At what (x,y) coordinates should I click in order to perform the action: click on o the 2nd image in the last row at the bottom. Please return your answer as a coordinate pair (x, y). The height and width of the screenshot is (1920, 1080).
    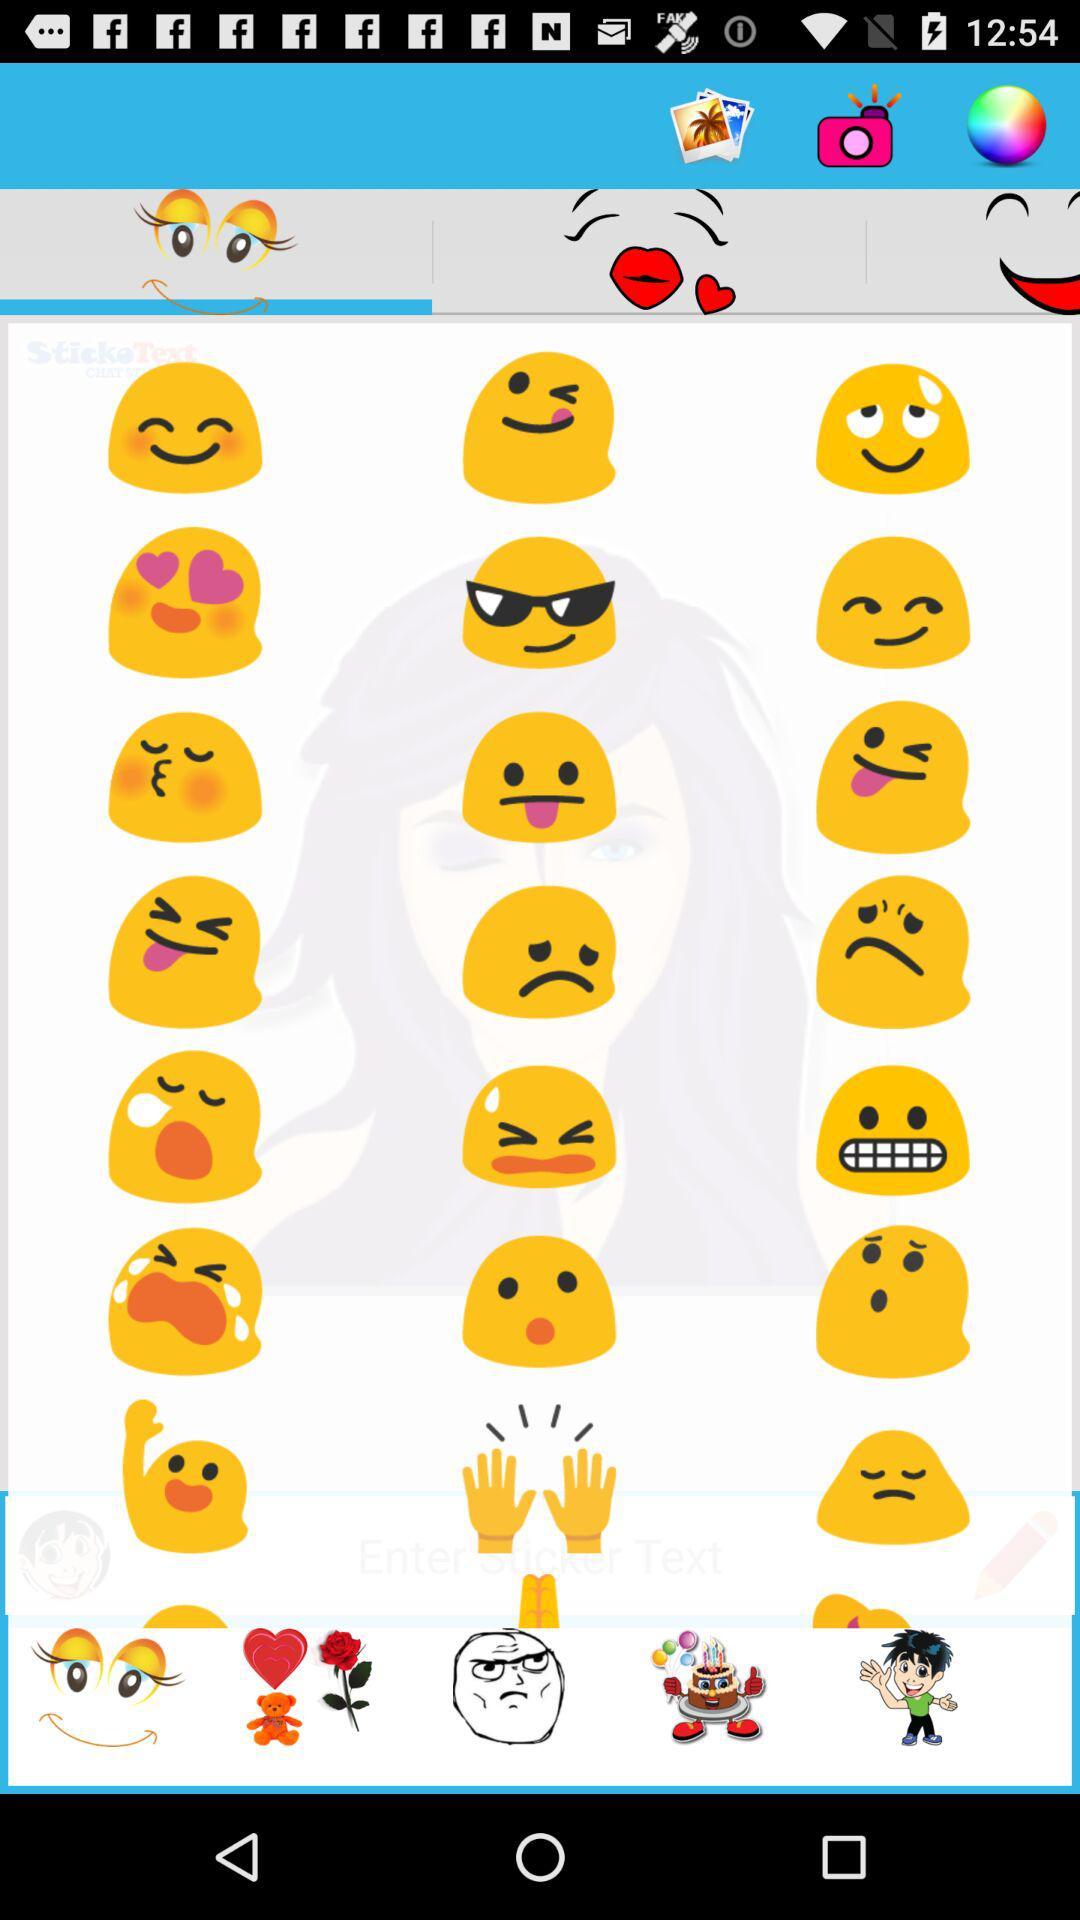
    Looking at the image, I should click on (276, 1703).